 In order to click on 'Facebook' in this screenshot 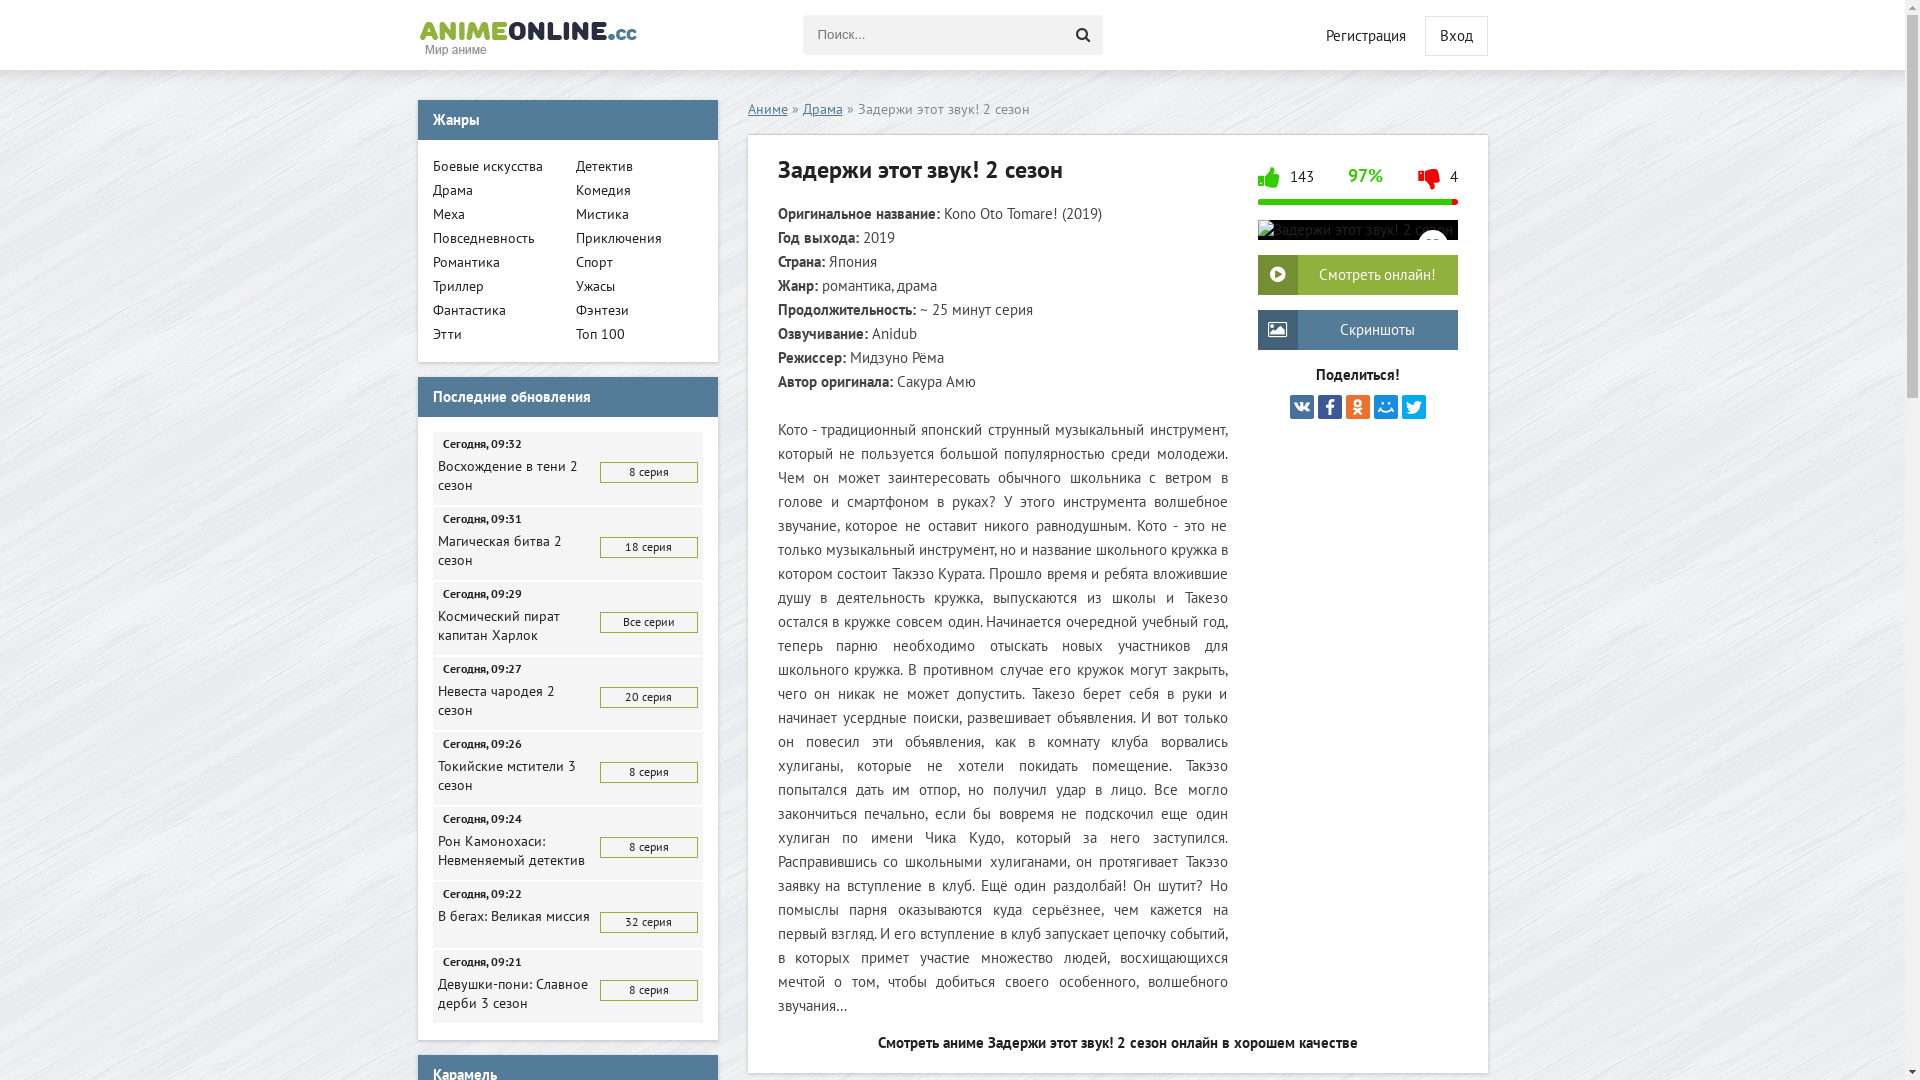, I will do `click(1329, 406)`.